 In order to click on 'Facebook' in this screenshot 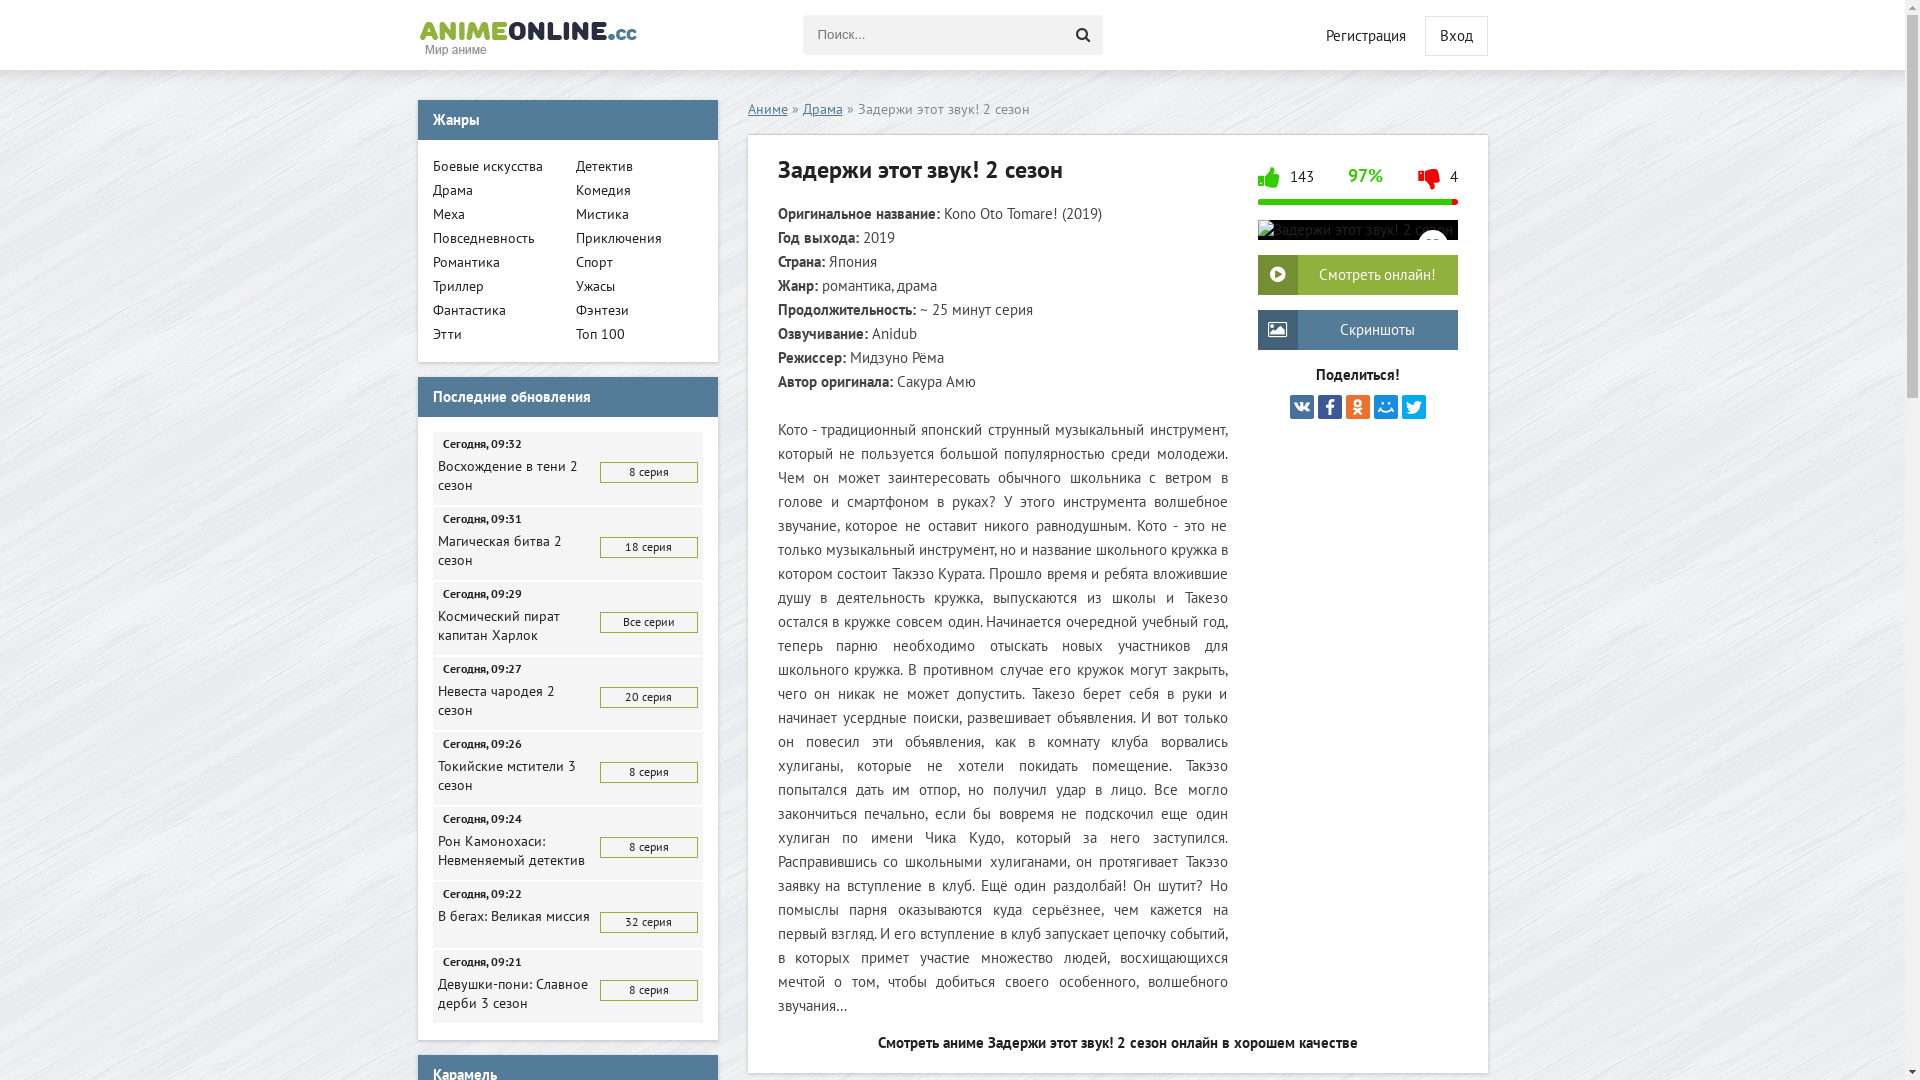, I will do `click(1329, 406)`.